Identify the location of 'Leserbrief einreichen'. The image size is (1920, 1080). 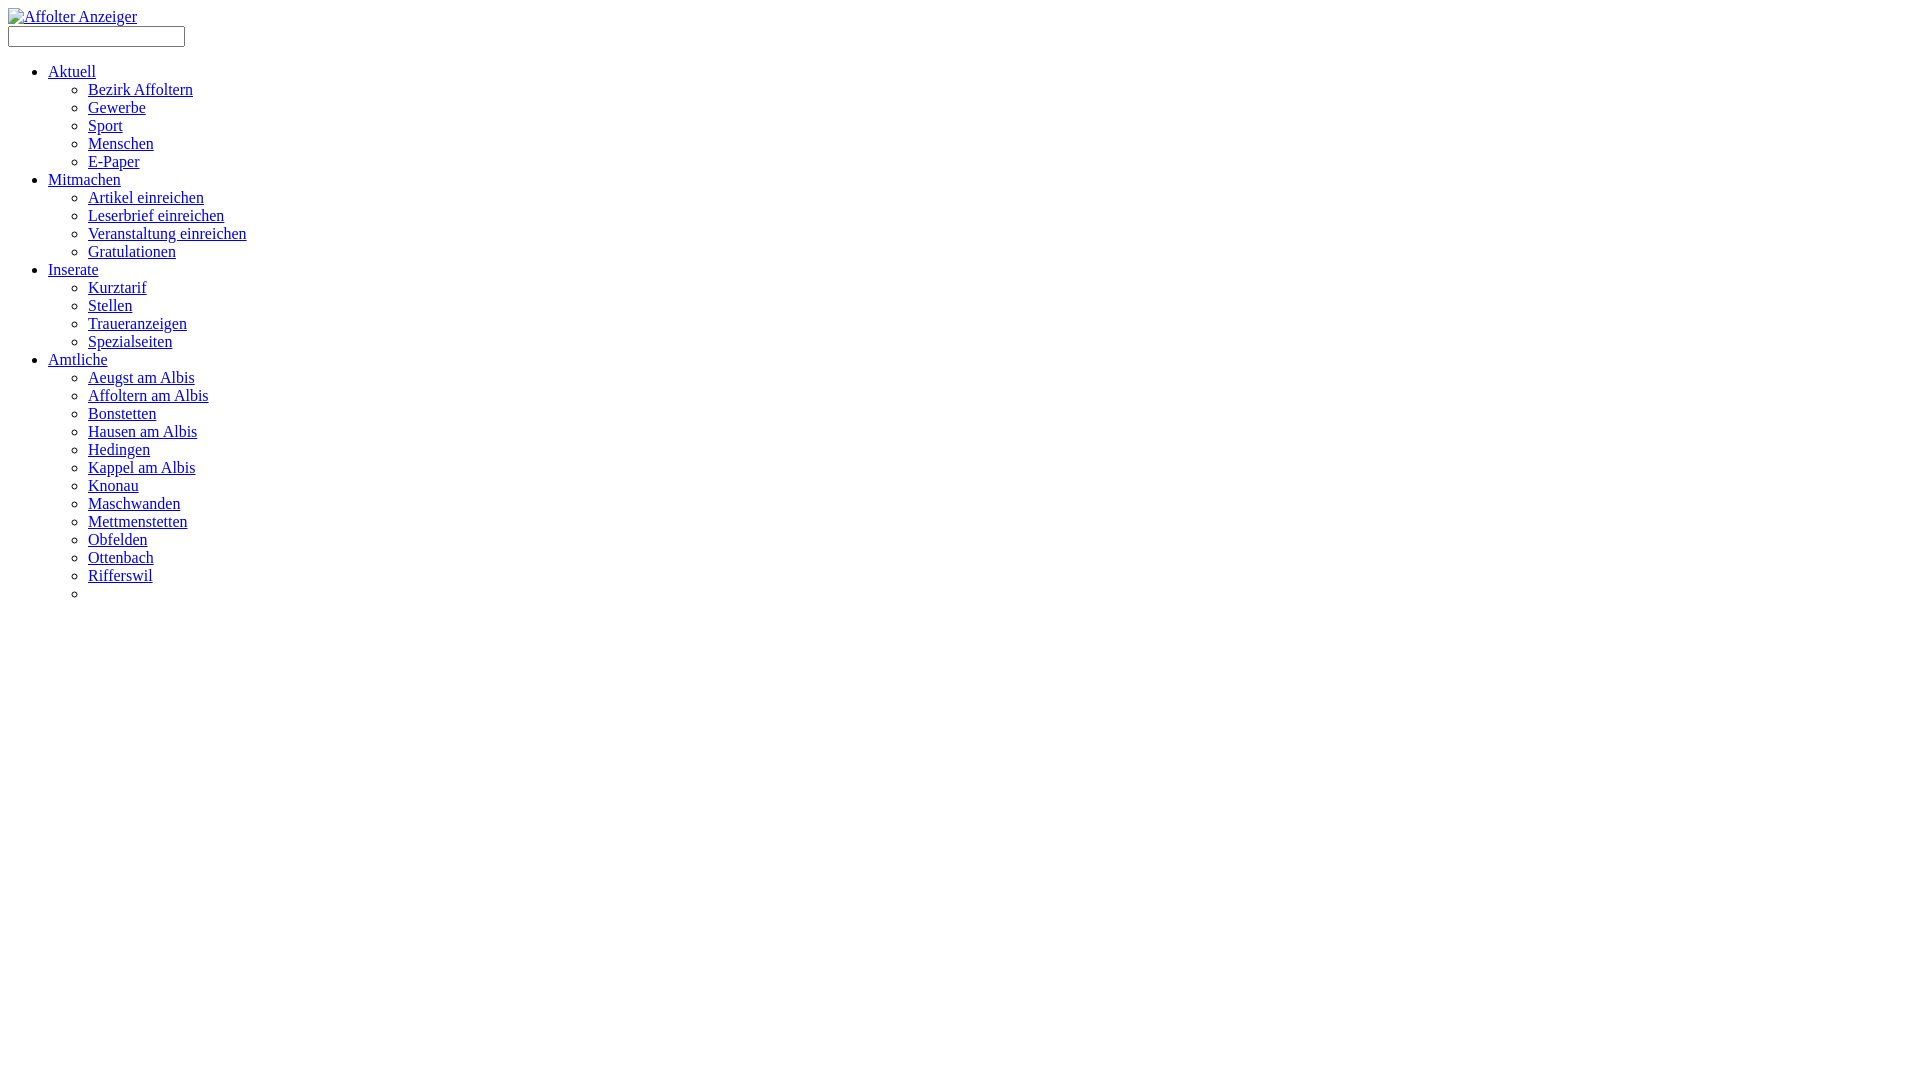
(155, 215).